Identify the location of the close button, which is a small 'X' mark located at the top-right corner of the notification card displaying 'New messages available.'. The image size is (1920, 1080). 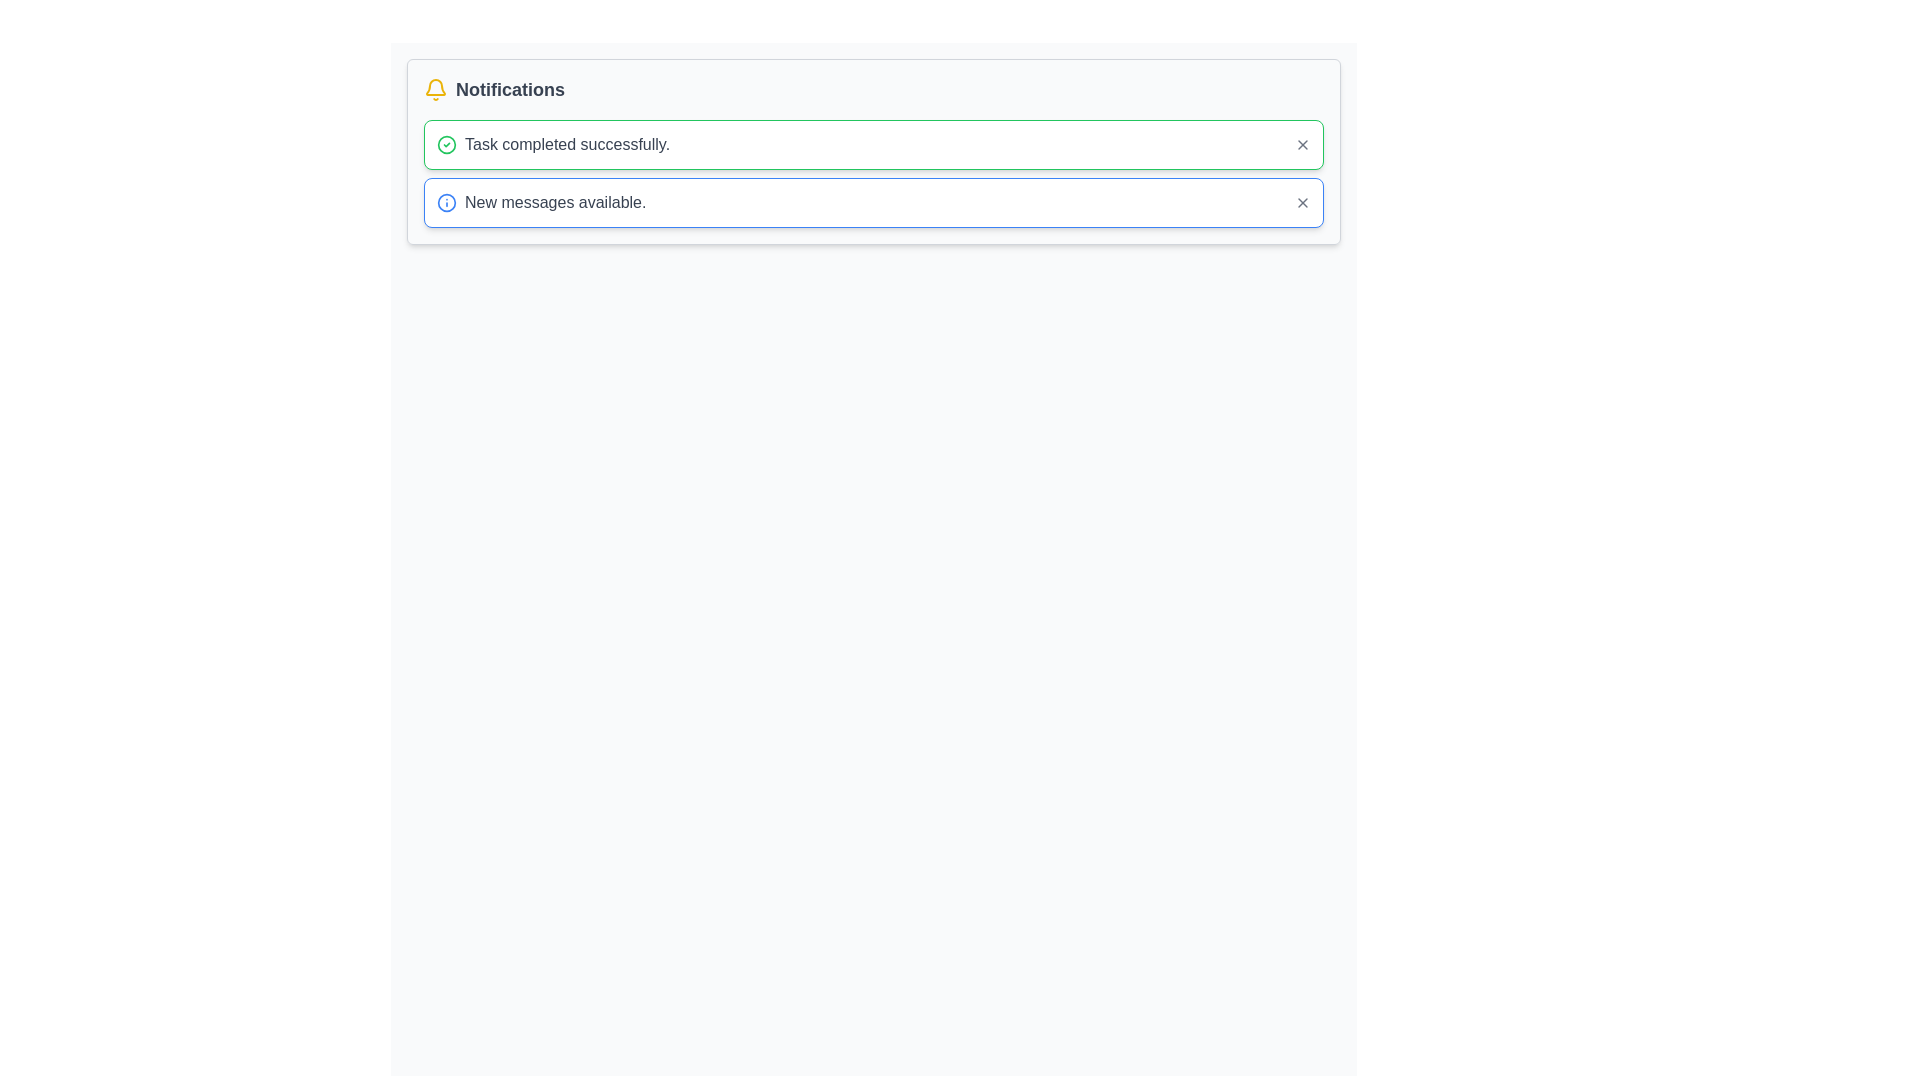
(1302, 203).